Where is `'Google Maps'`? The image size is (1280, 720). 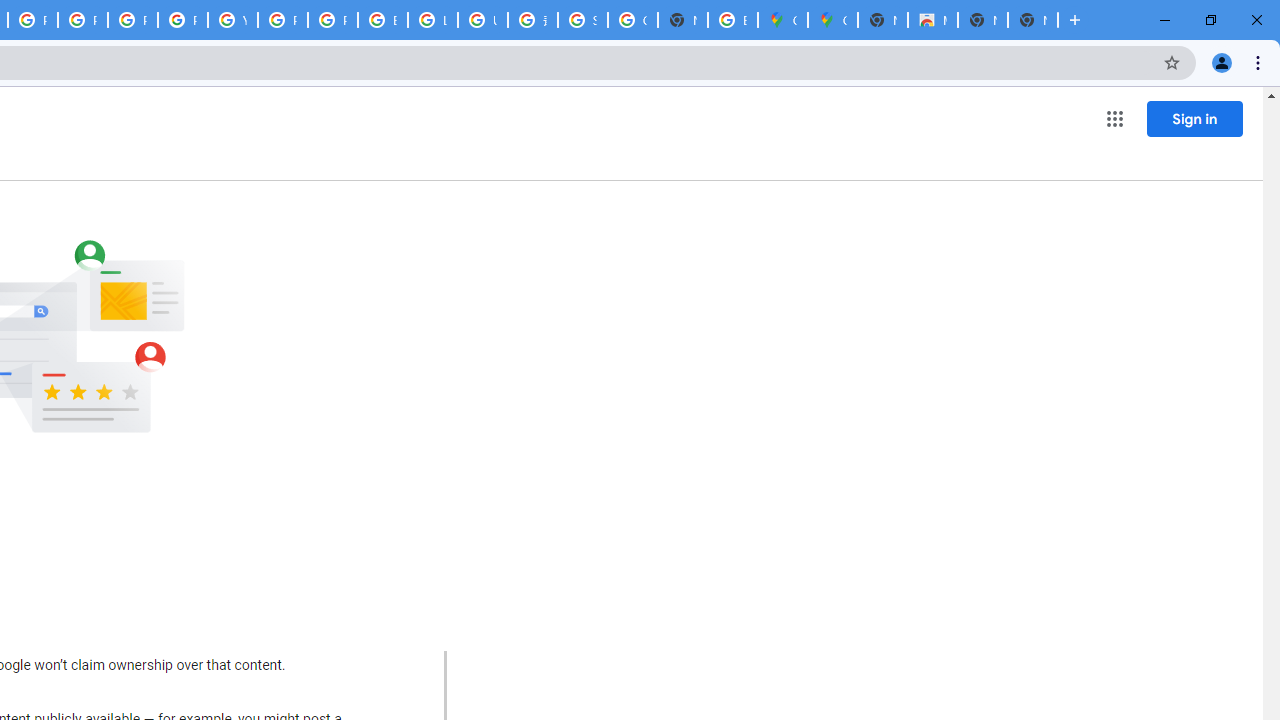 'Google Maps' is located at coordinates (832, 20).